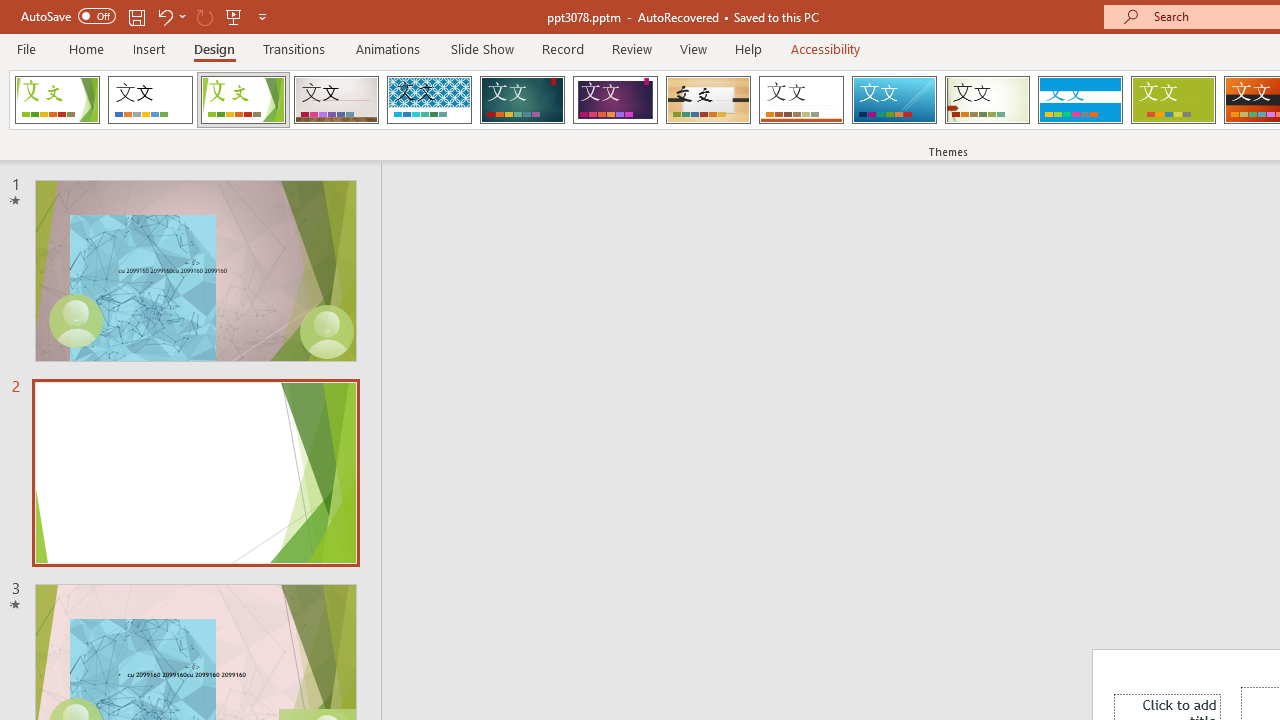 Image resolution: width=1280 pixels, height=720 pixels. I want to click on 'Integral', so click(428, 100).